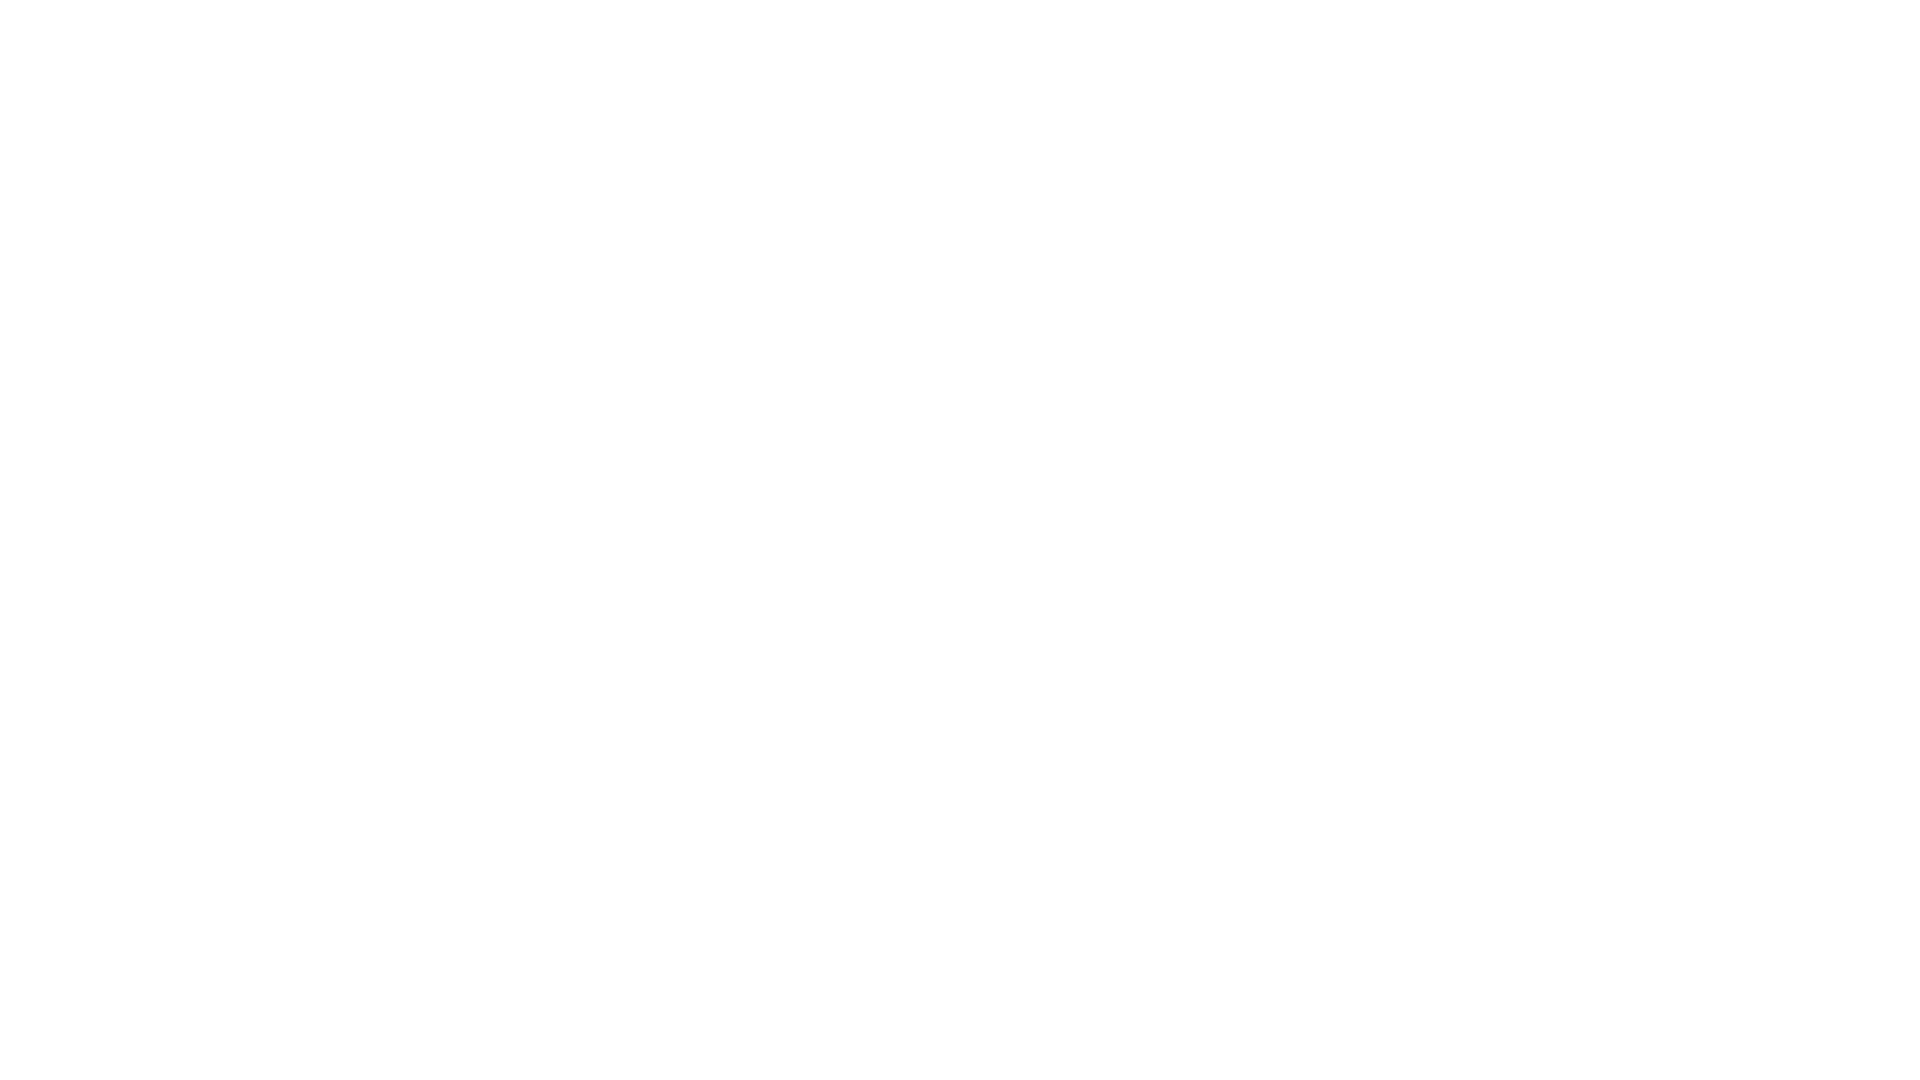 This screenshot has width=1920, height=1080. I want to click on Search, so click(1654, 95).